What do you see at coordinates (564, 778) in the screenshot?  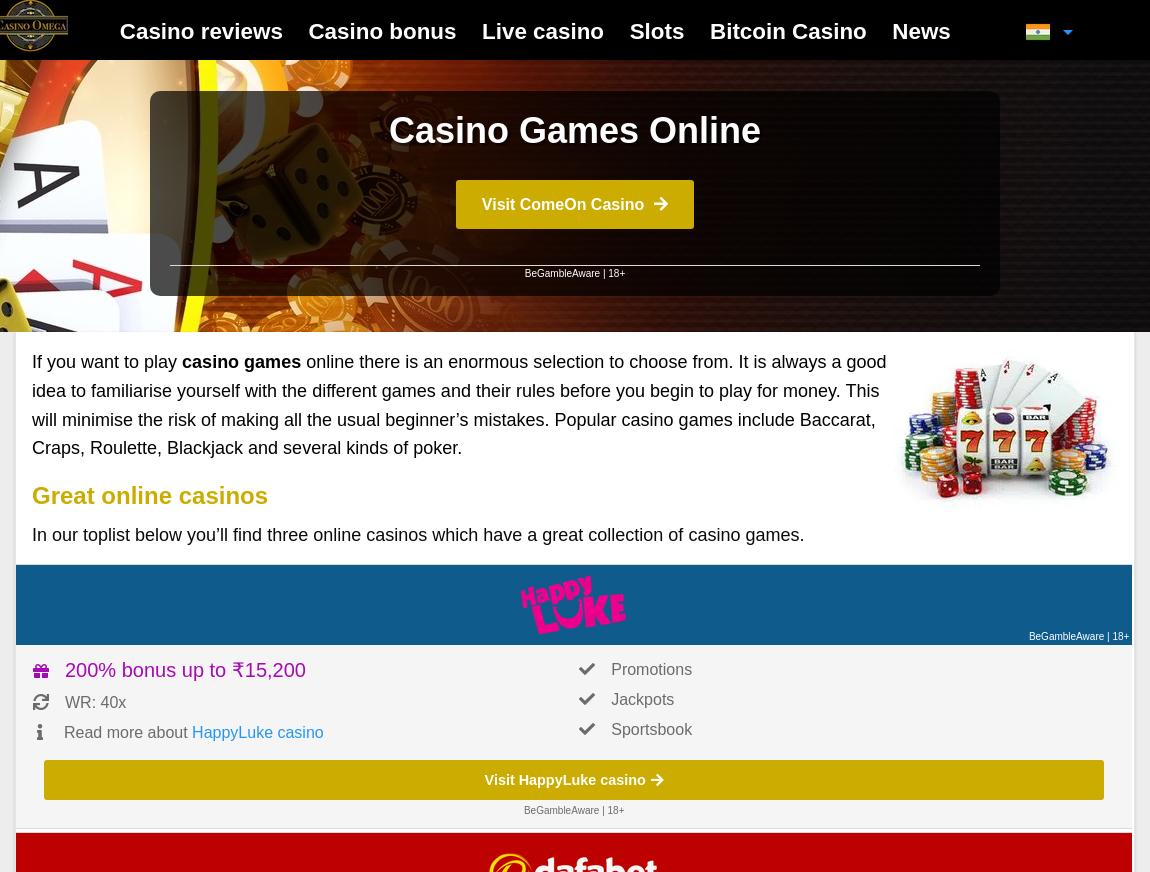 I see `'Visit HappyLuke casino'` at bounding box center [564, 778].